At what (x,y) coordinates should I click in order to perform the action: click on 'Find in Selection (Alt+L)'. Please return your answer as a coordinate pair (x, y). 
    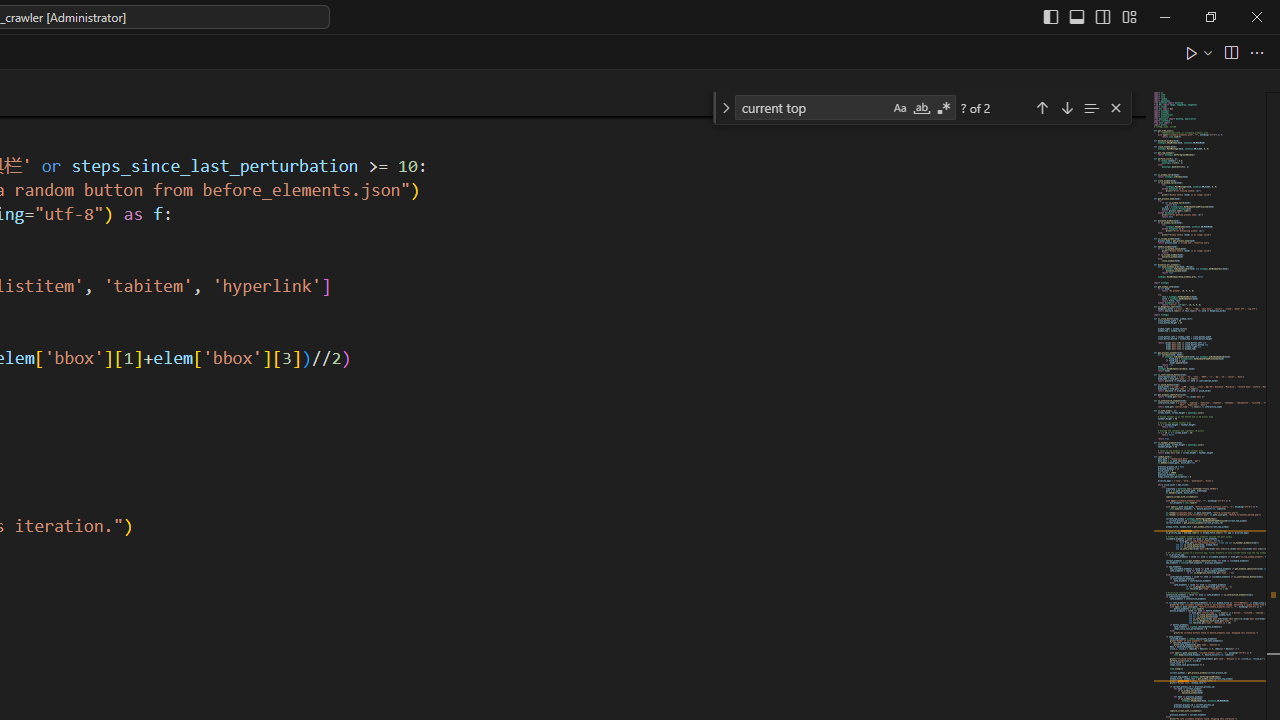
    Looking at the image, I should click on (1090, 107).